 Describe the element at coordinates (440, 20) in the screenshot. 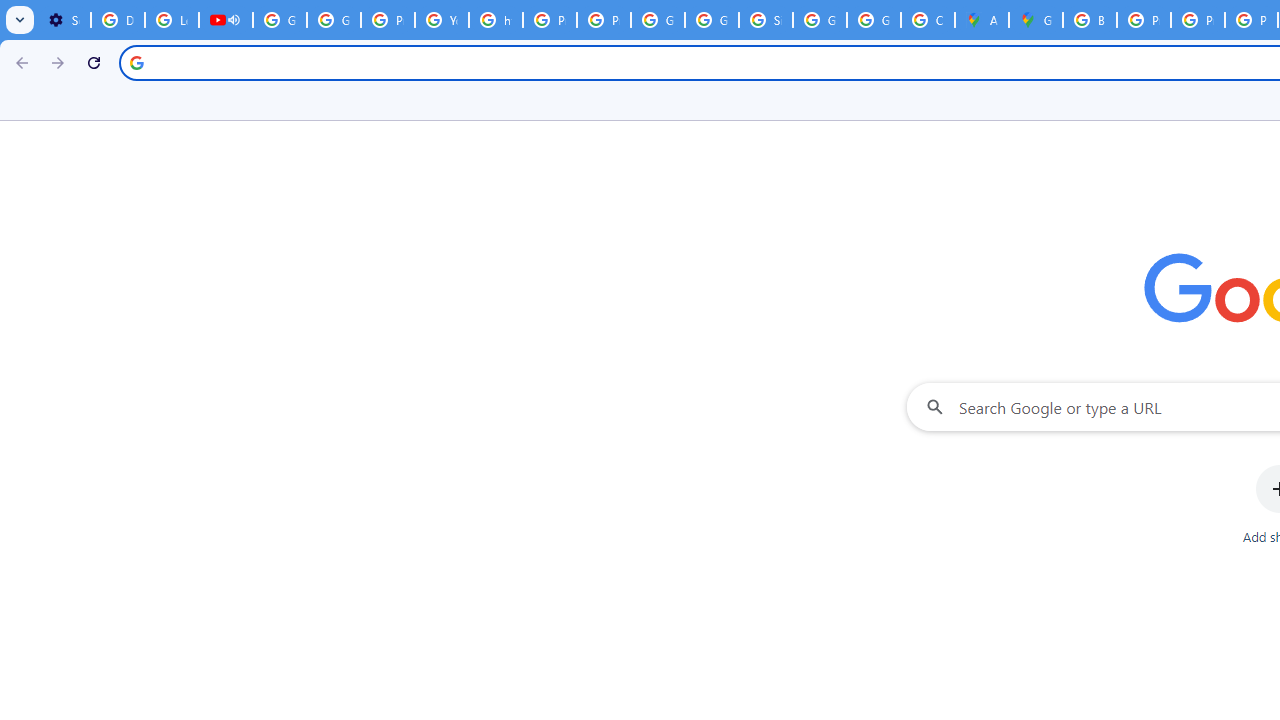

I see `'YouTube'` at that location.